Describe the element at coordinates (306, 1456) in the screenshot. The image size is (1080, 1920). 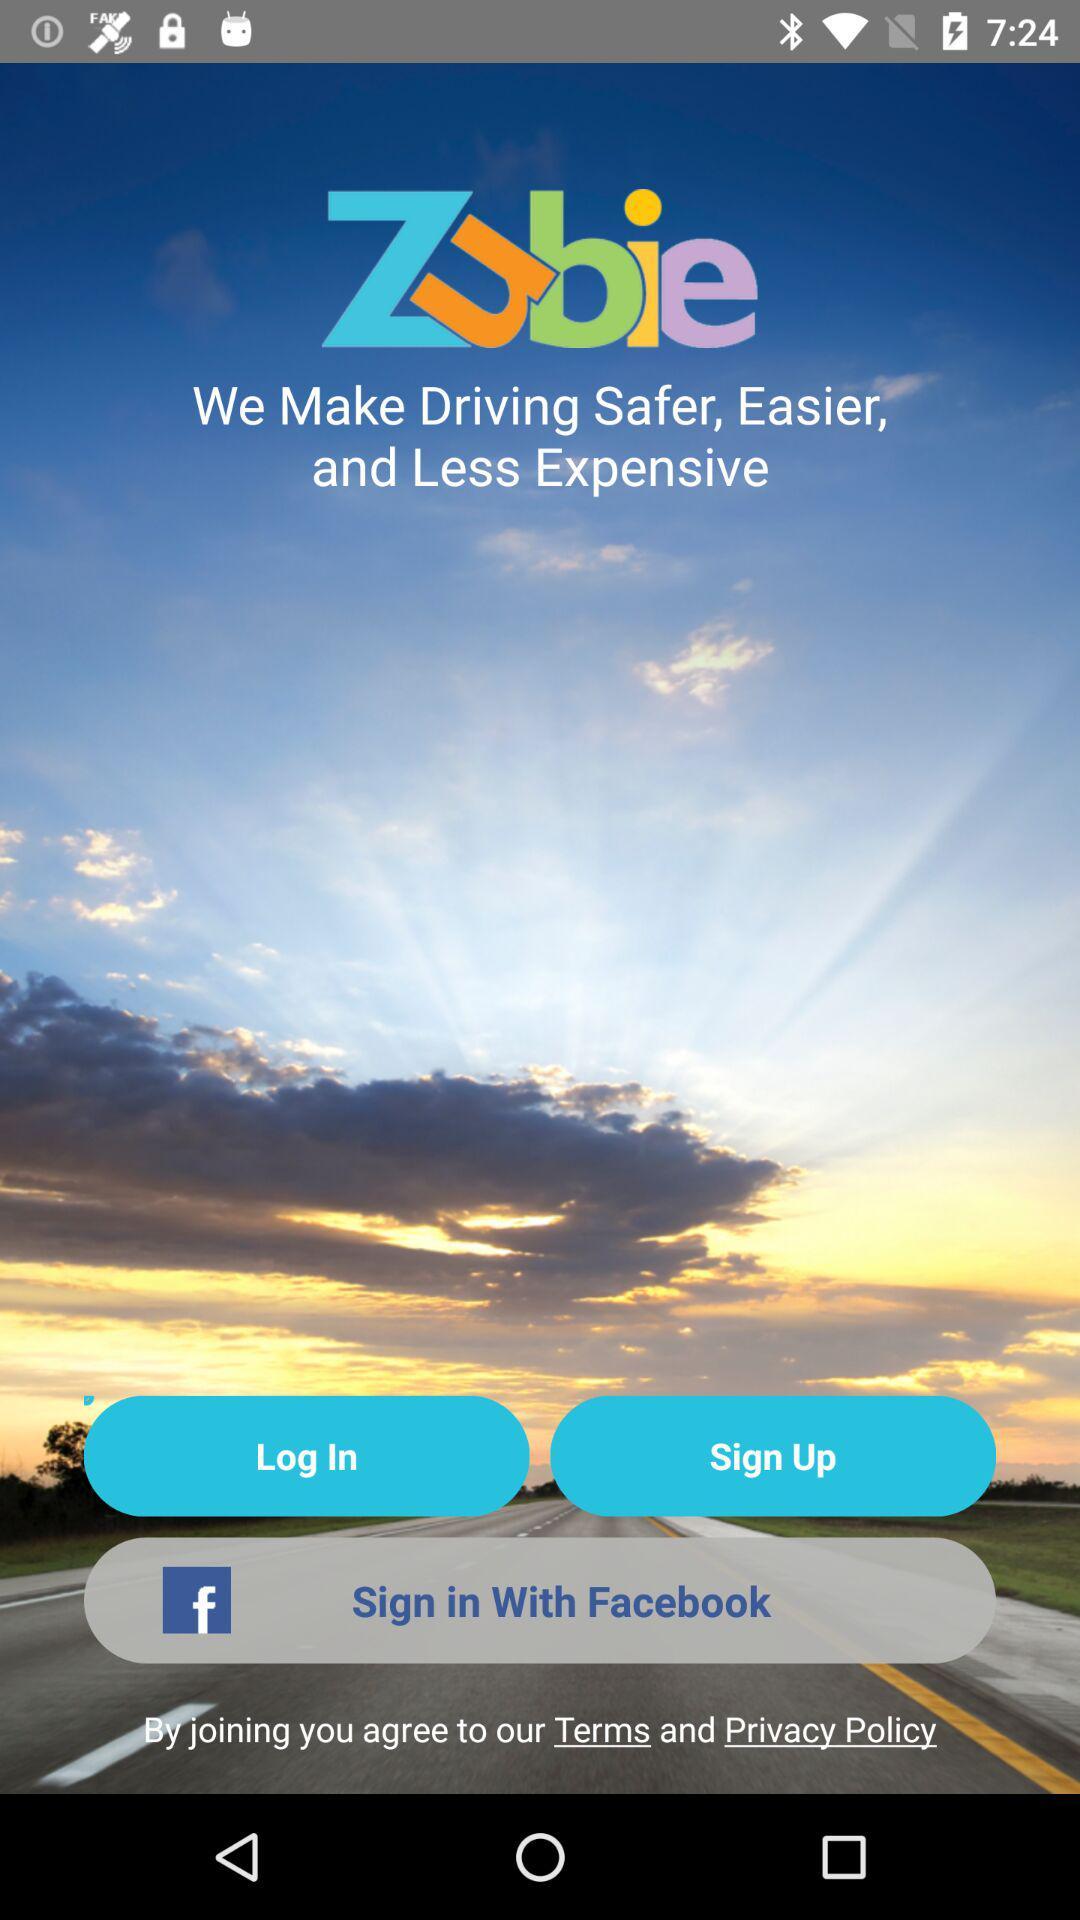
I see `icon next to sign up` at that location.